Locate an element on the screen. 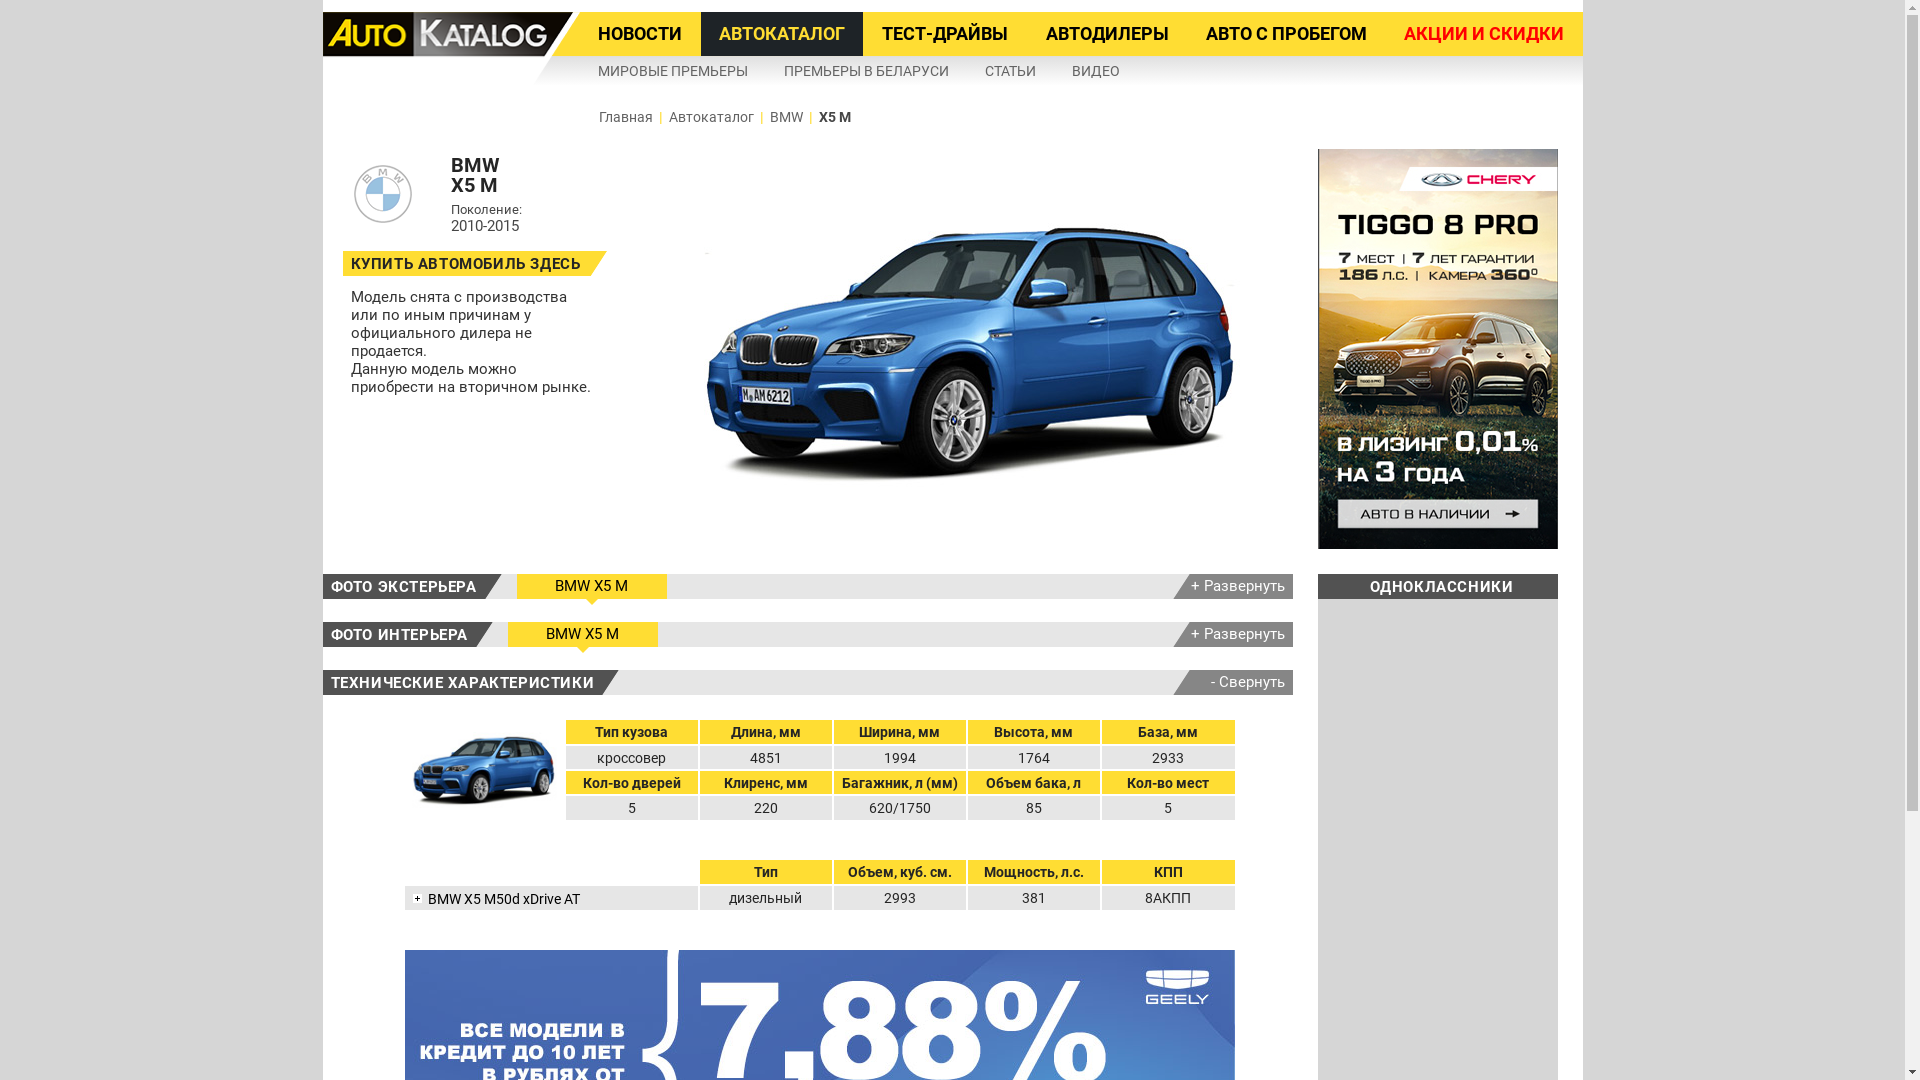 This screenshot has width=1920, height=1080. 'BMW' is located at coordinates (785, 116).